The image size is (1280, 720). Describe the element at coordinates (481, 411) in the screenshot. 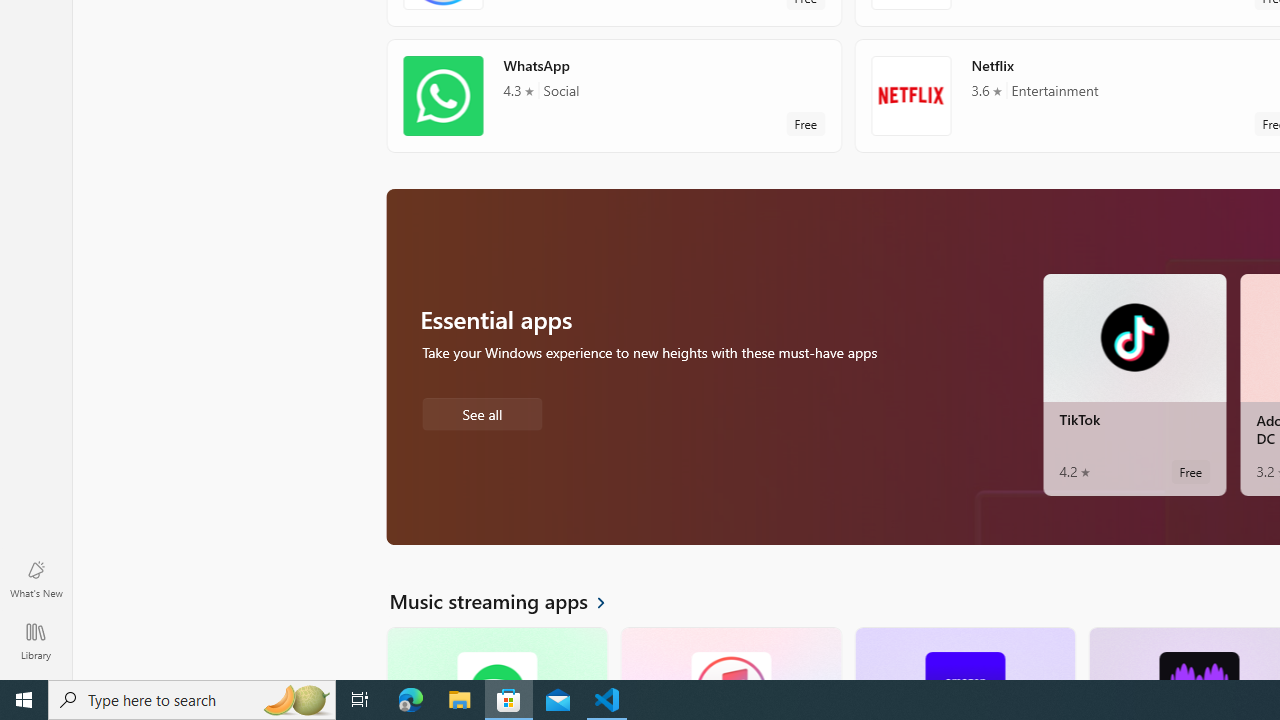

I see `'See all  Essential apps'` at that location.